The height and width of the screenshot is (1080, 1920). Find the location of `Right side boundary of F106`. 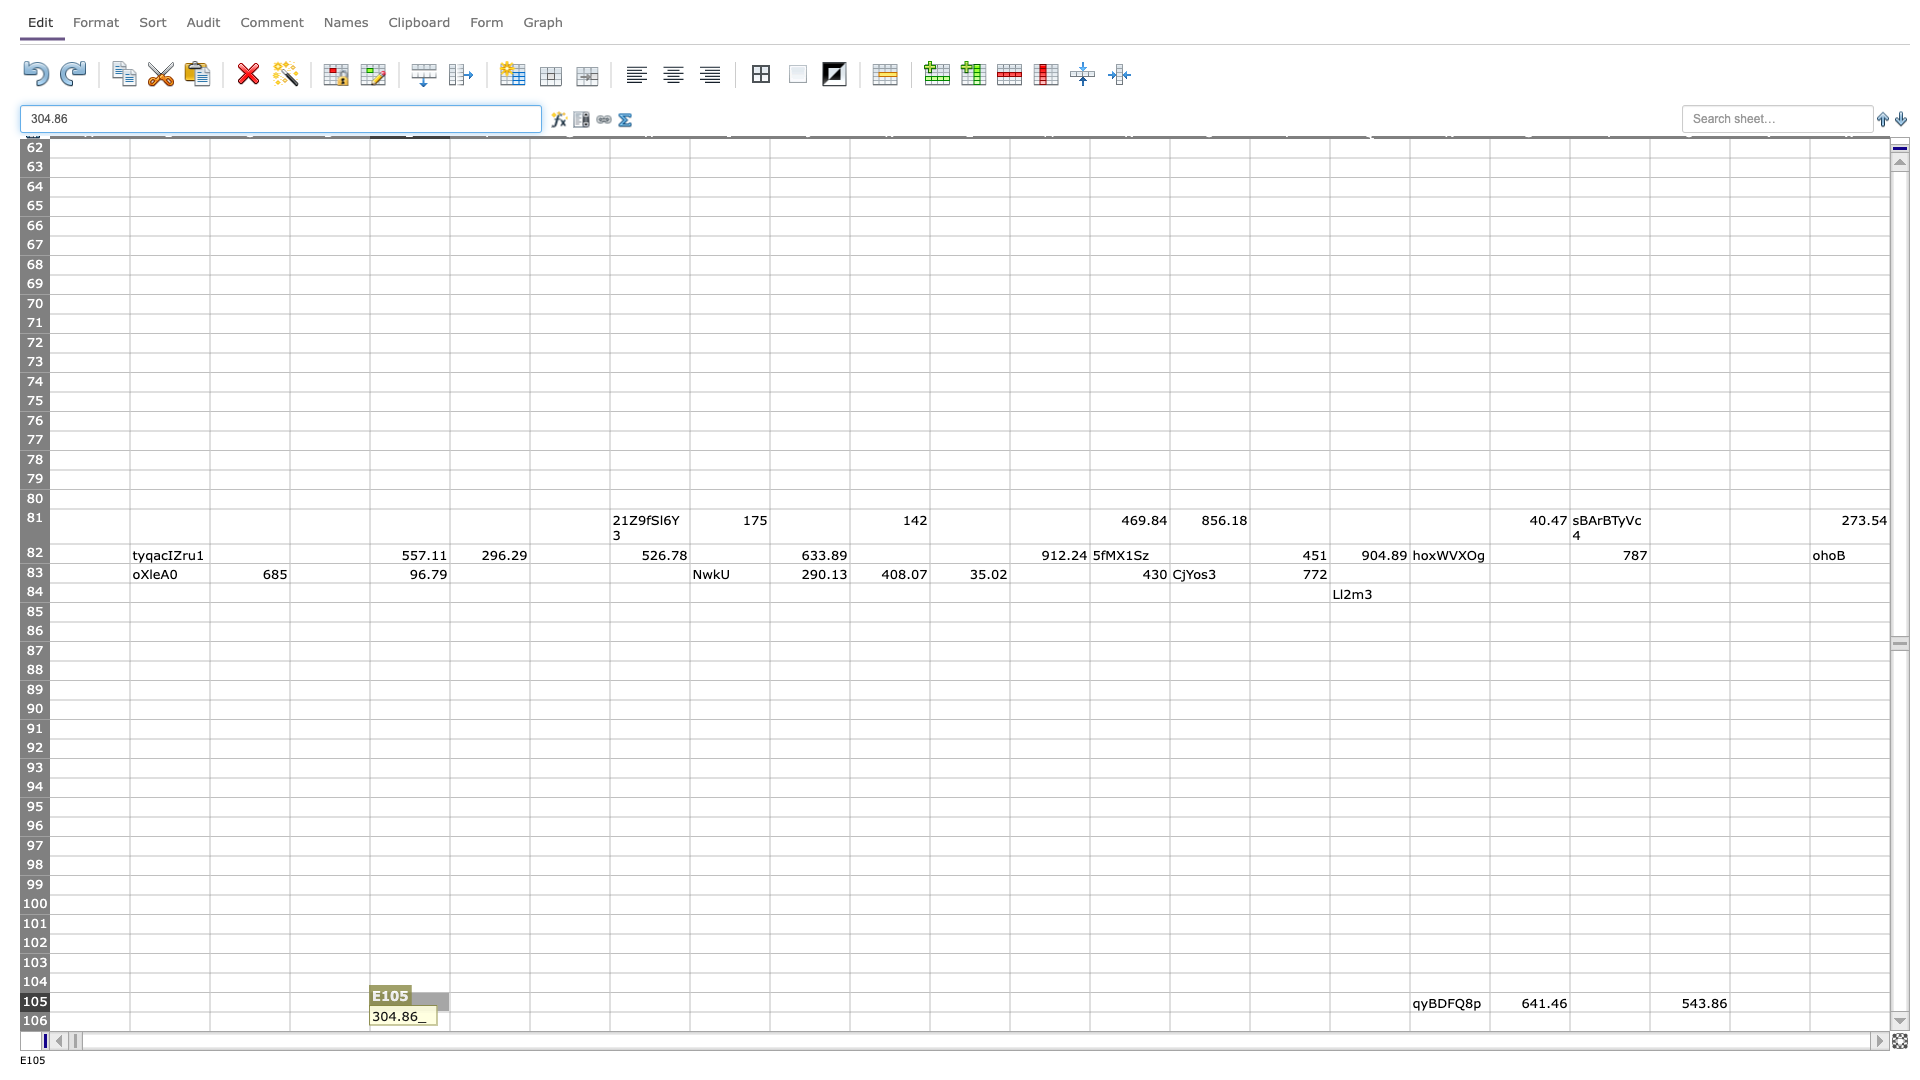

Right side boundary of F106 is located at coordinates (529, 1021).